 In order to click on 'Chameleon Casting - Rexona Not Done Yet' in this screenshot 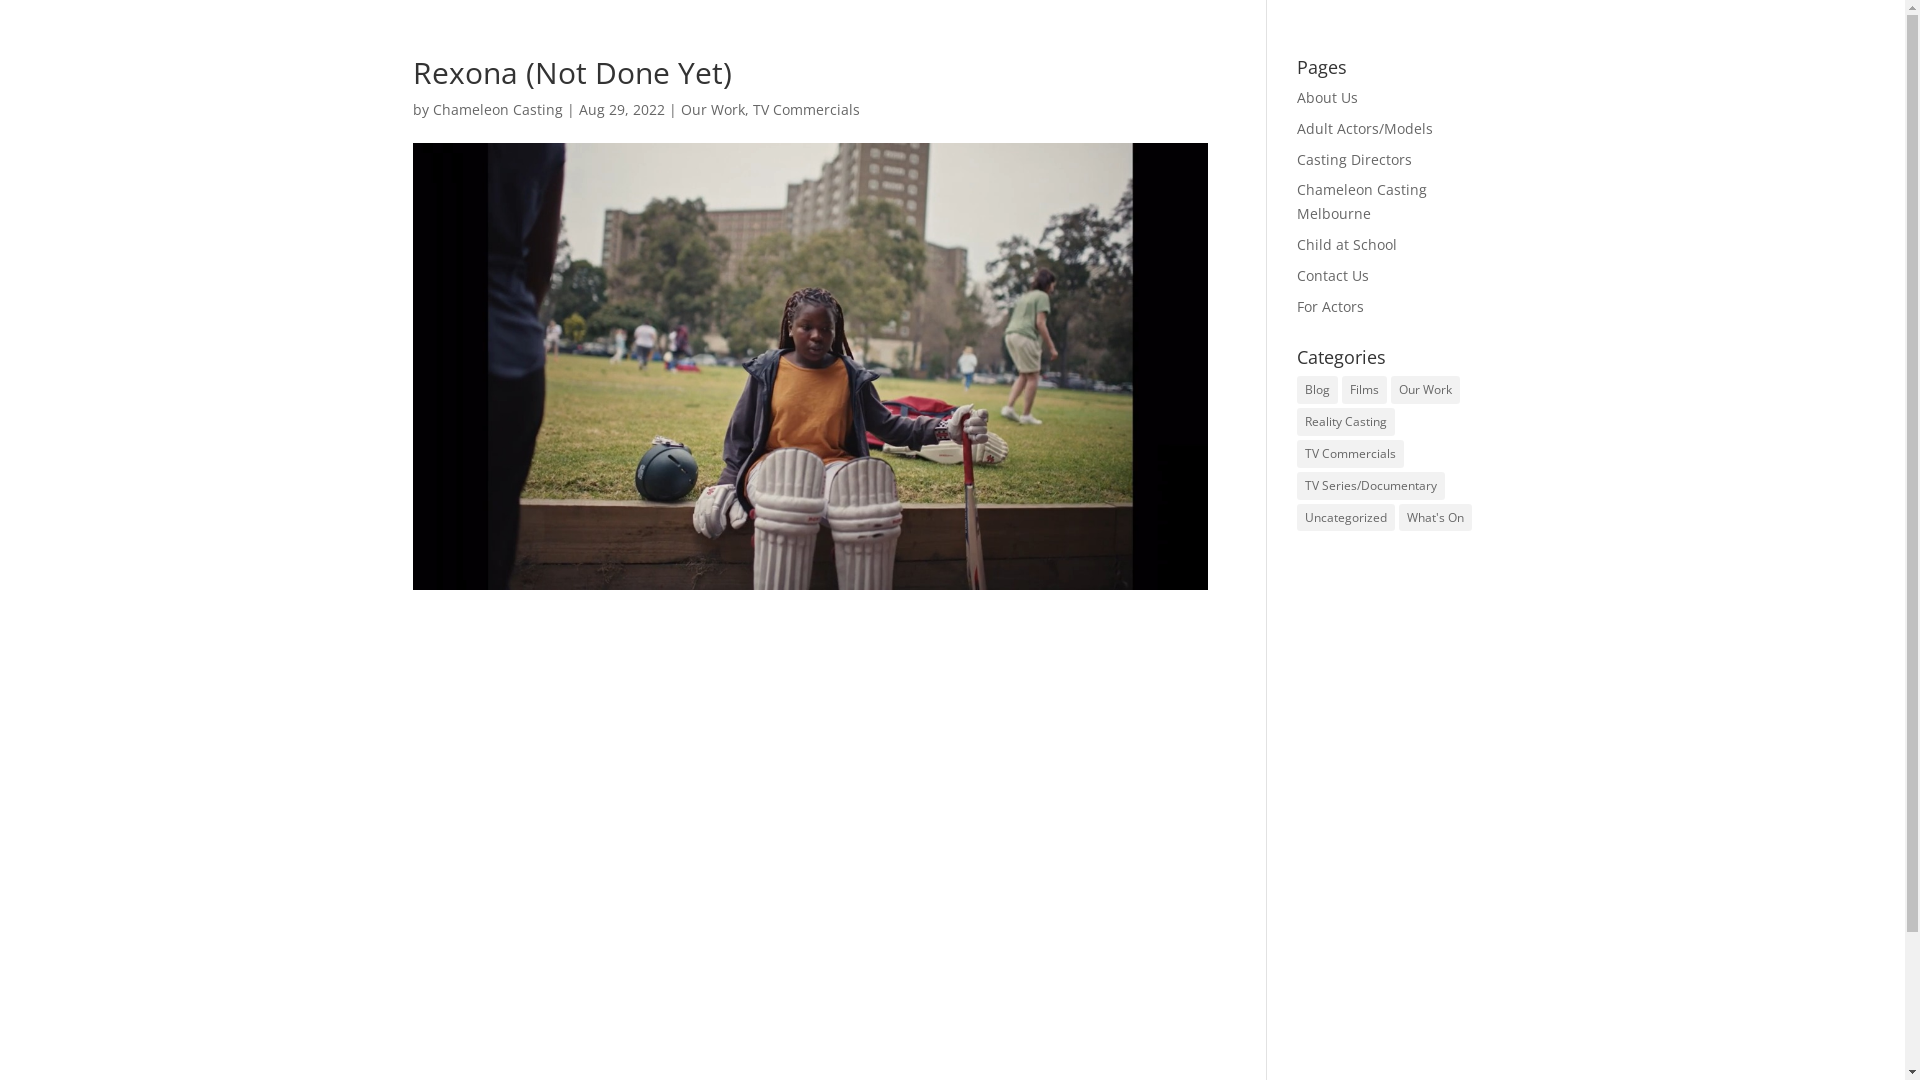, I will do `click(809, 851)`.